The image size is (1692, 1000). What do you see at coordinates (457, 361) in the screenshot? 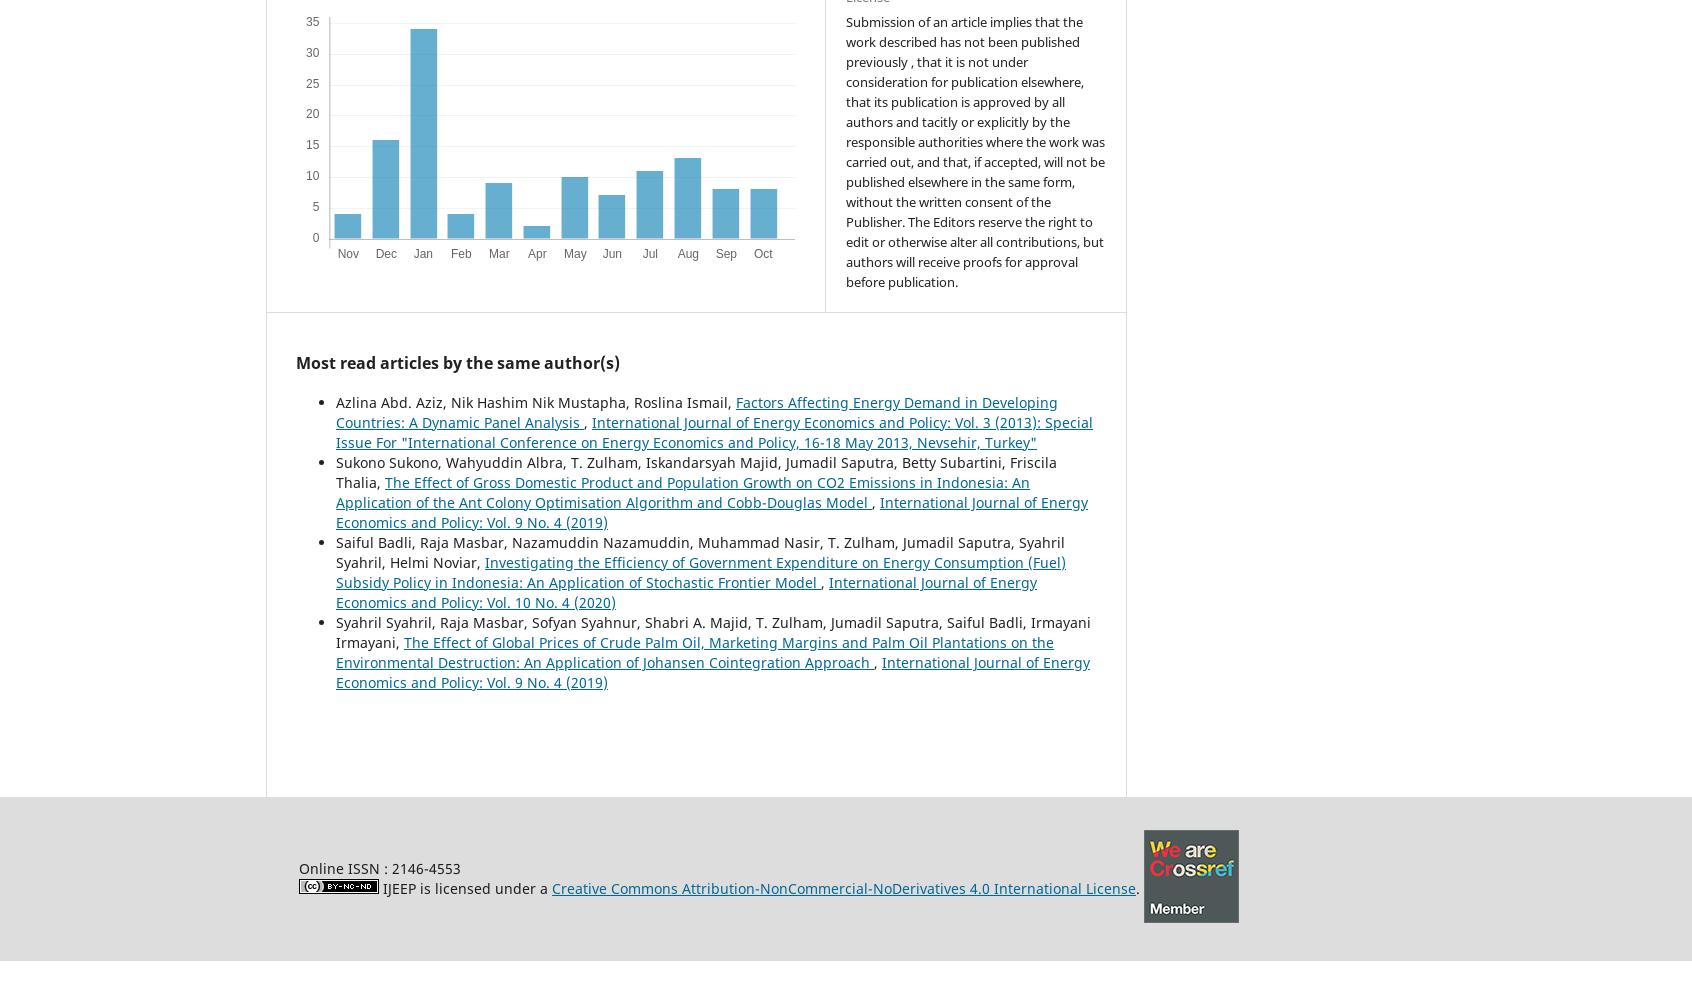
I see `'Most read articles by the same author(s)'` at bounding box center [457, 361].